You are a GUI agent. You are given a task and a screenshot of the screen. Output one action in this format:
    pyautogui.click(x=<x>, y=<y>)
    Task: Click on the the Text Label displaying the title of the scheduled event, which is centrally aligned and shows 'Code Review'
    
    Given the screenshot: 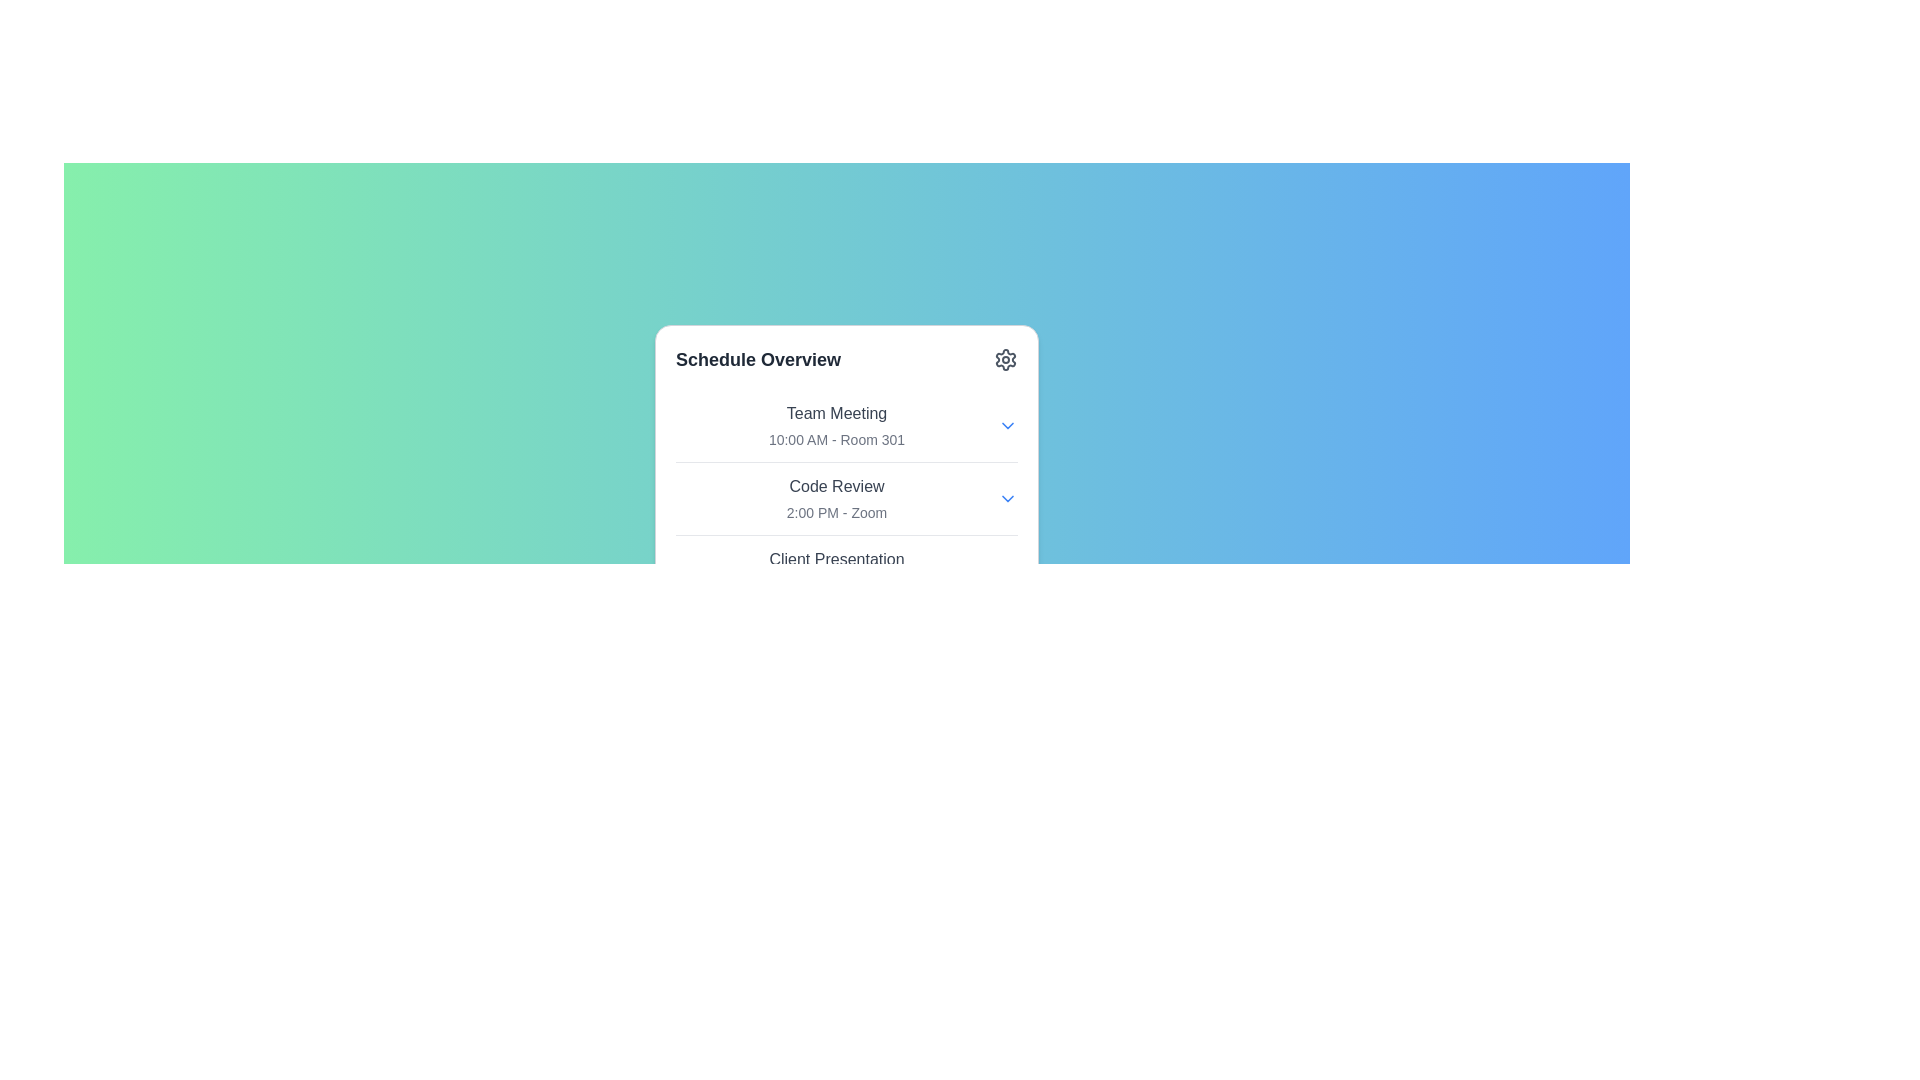 What is the action you would take?
    pyautogui.click(x=836, y=486)
    